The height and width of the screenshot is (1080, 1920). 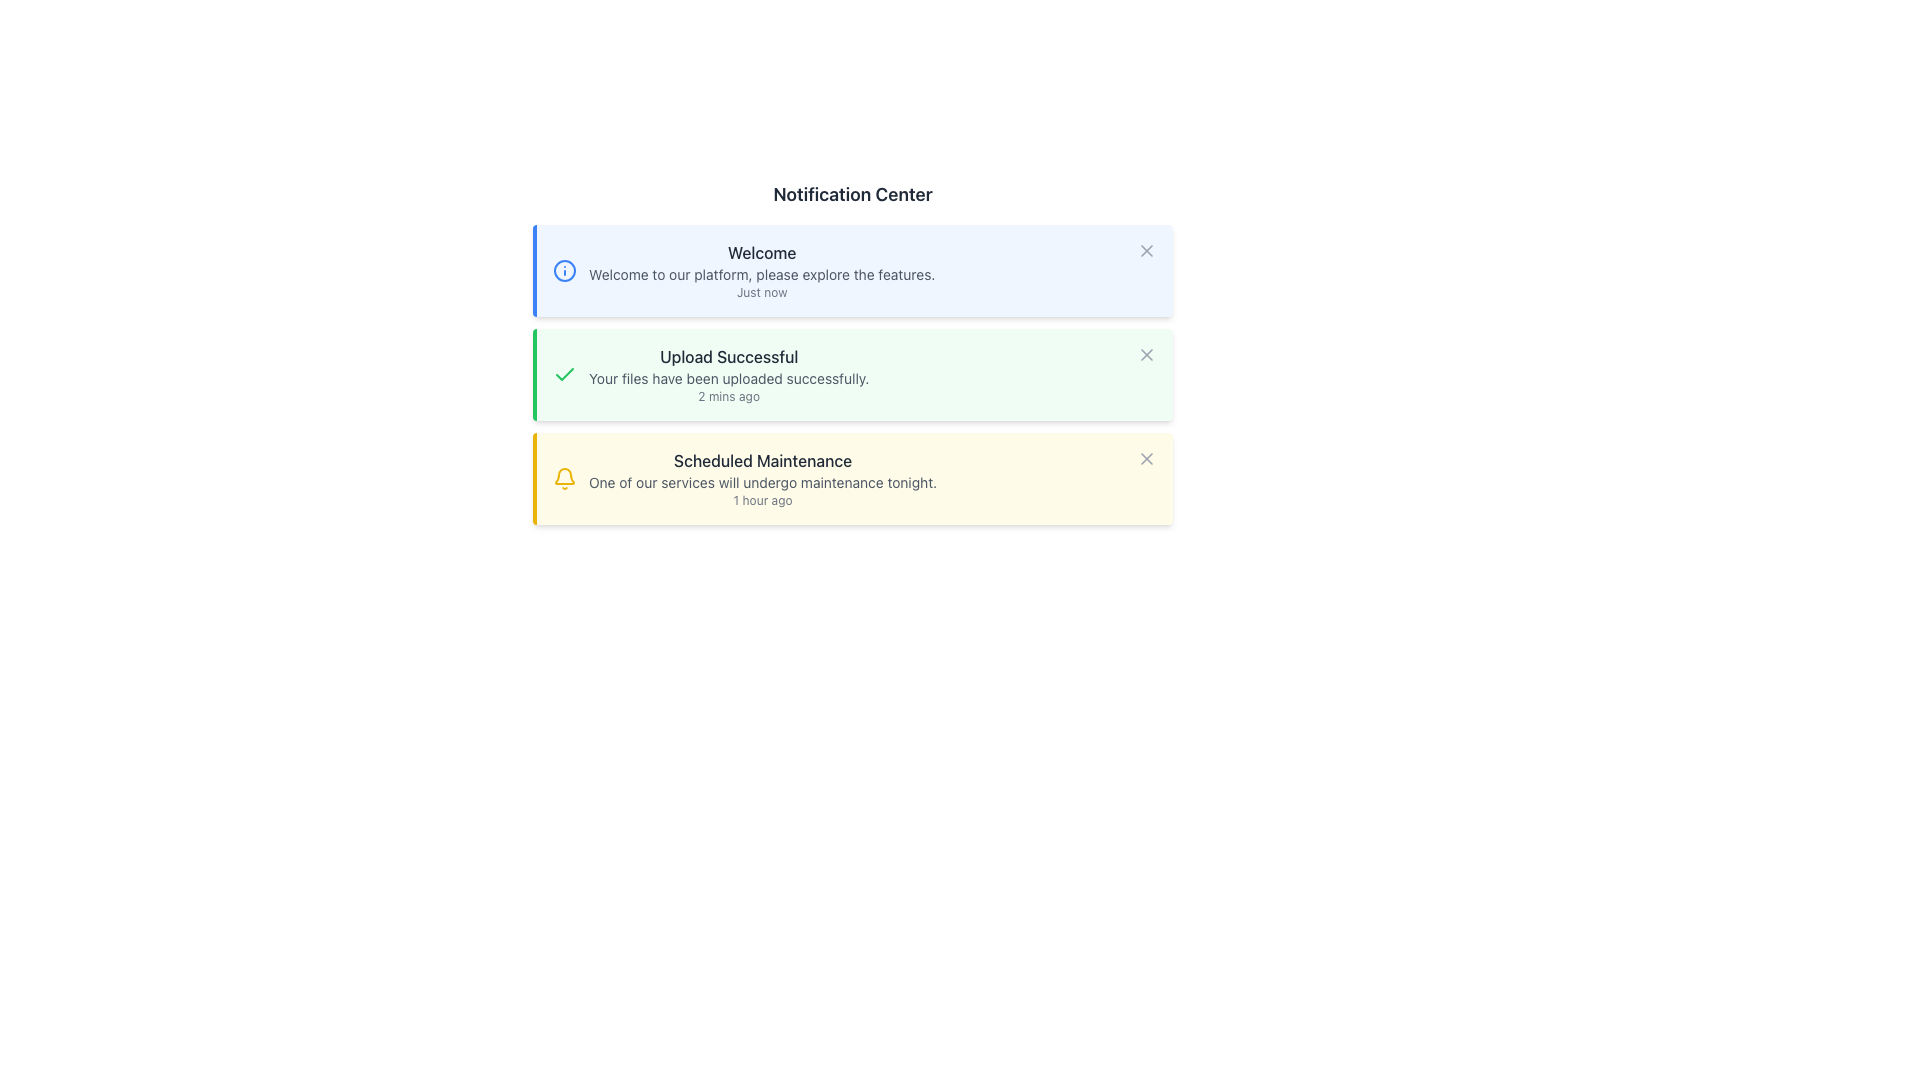 I want to click on the diagonal cross icon styled according to the 'lucide' library located in the top-right corner of the 'Welcome' notification block, so click(x=1147, y=249).